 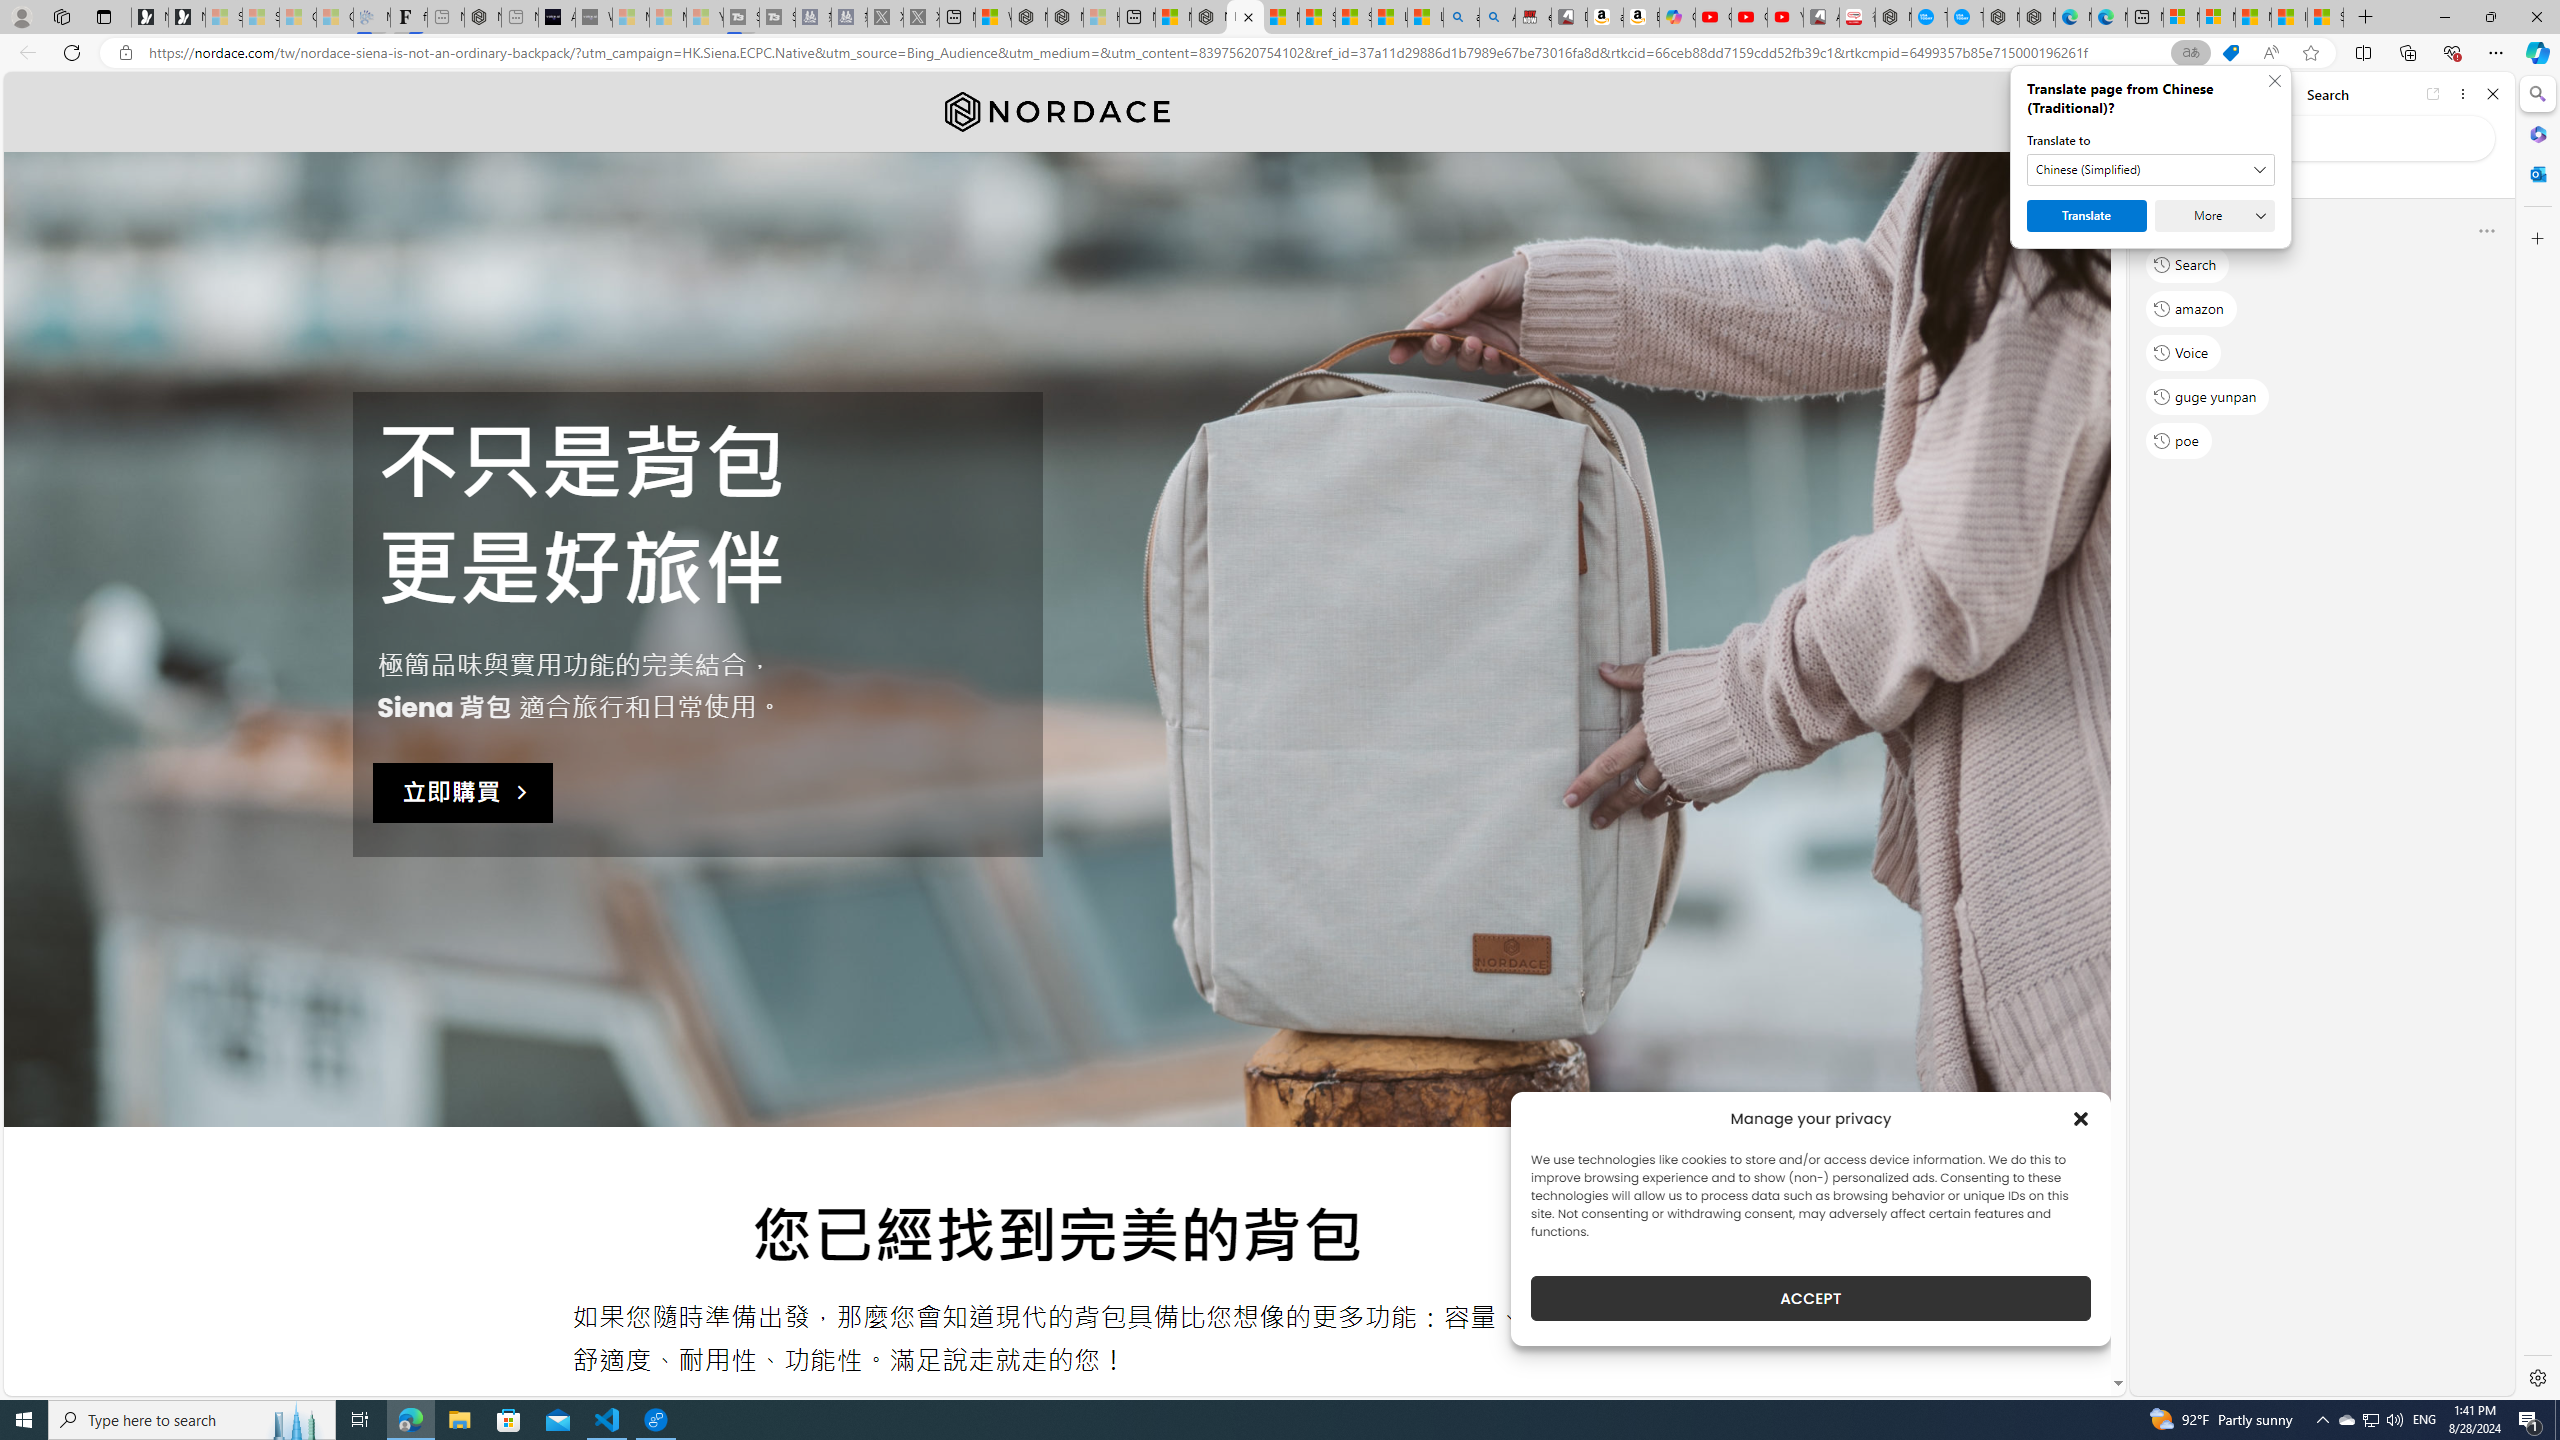 I want to click on 'Web scope', so click(x=2162, y=180).